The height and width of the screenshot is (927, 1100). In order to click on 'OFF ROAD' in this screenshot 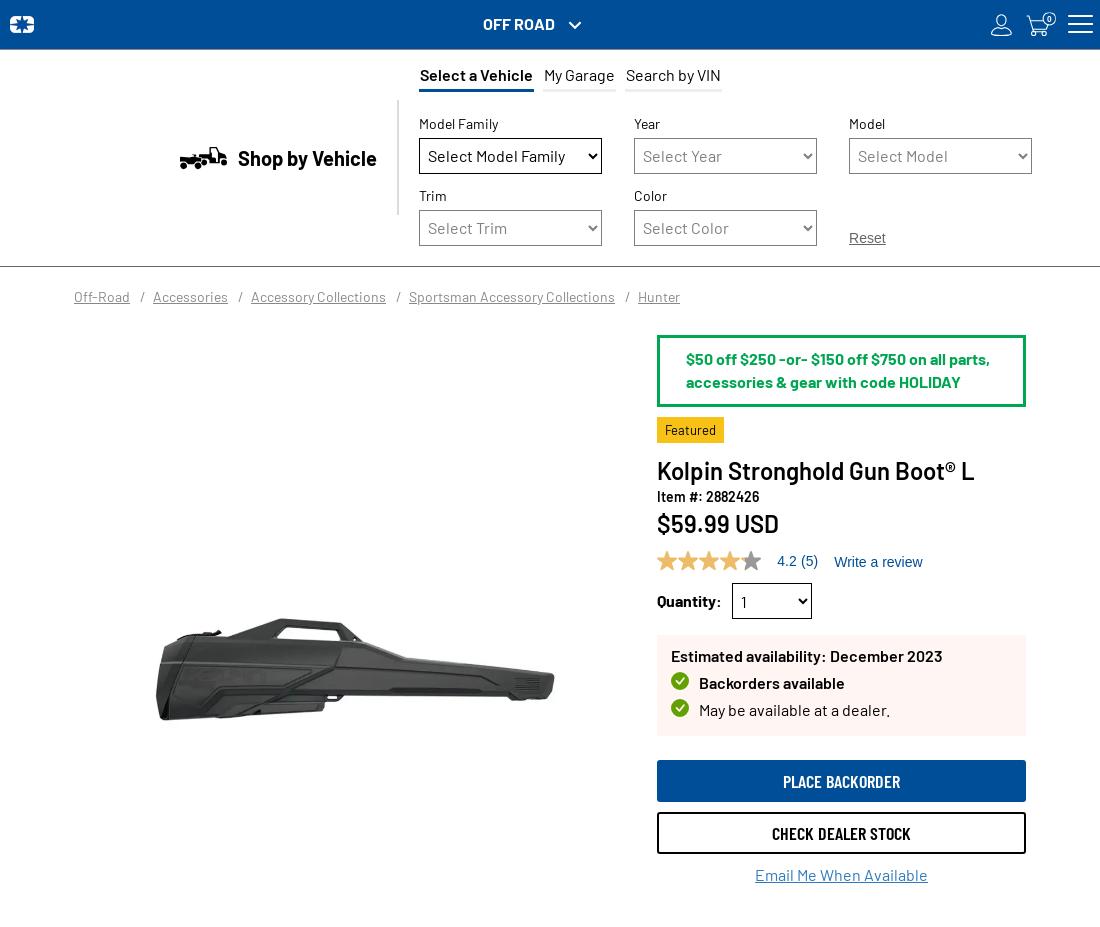, I will do `click(520, 22)`.